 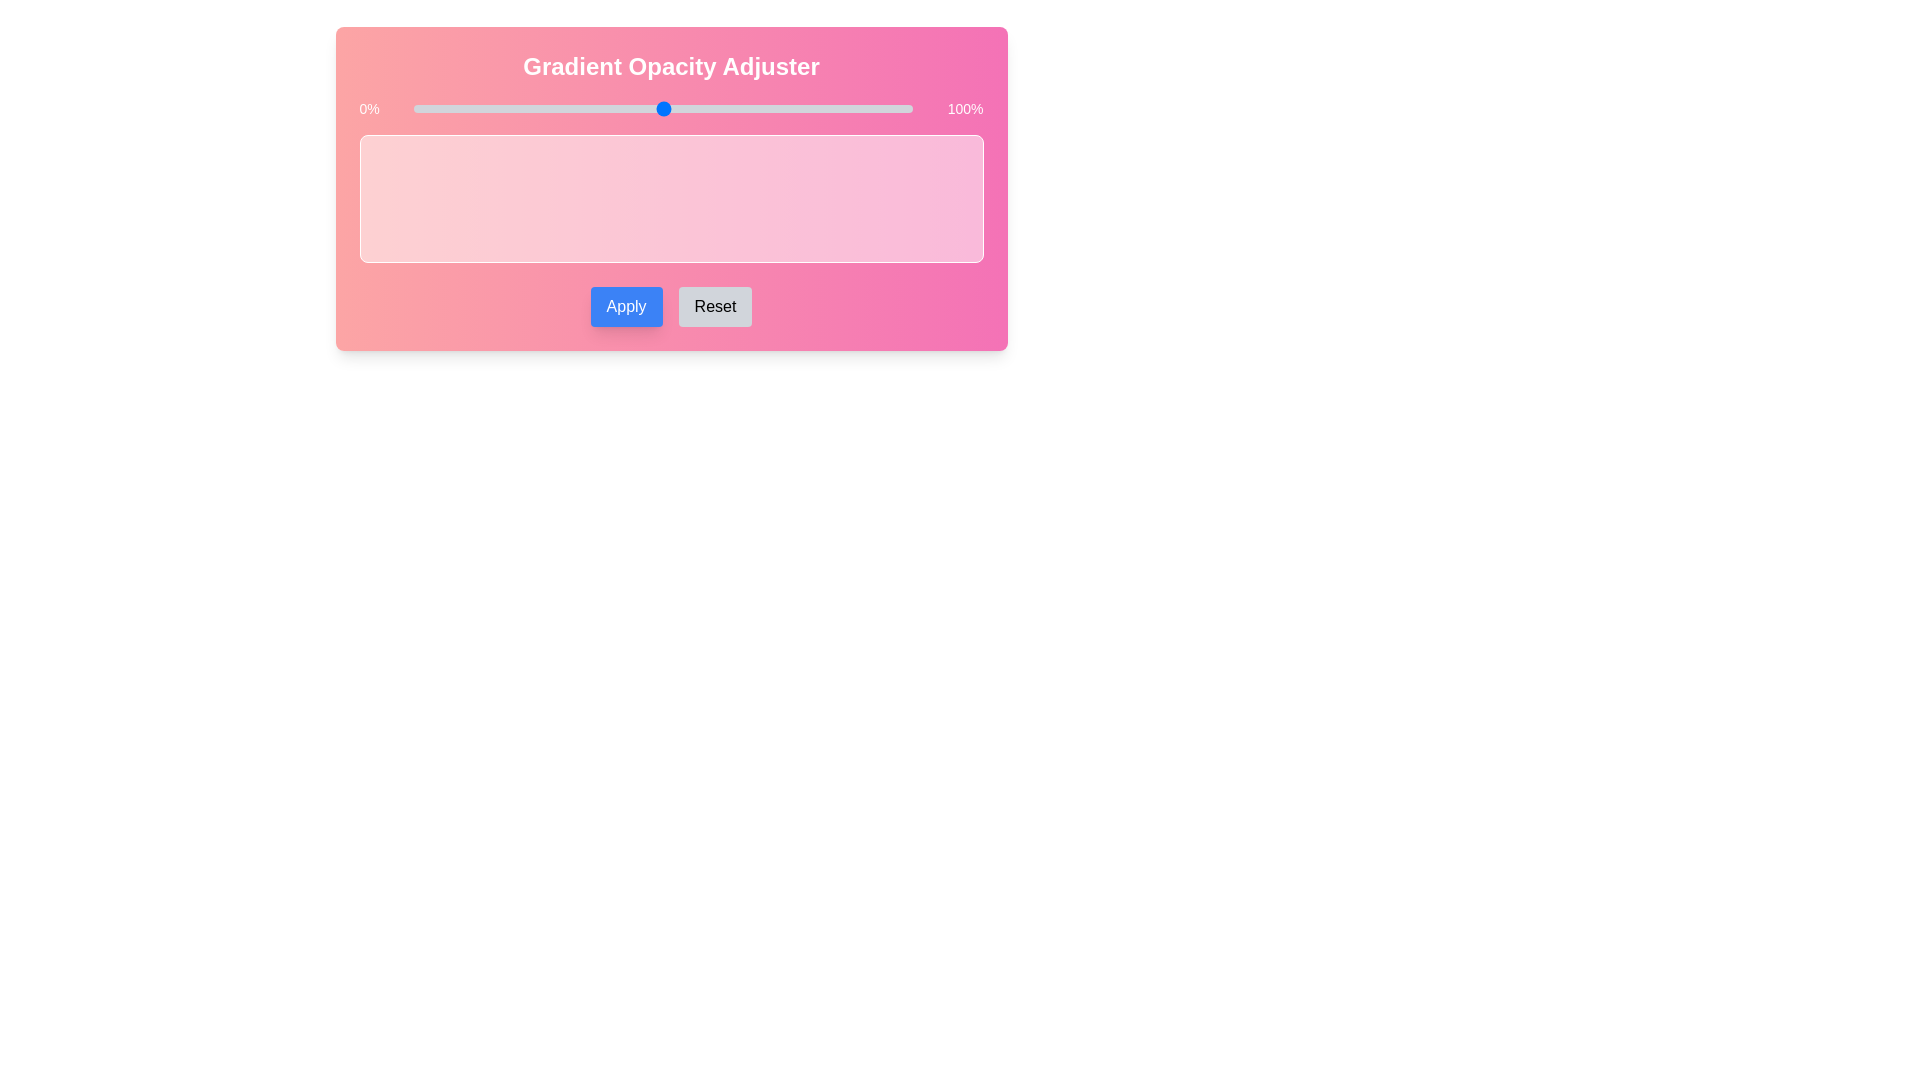 What do you see at coordinates (488, 108) in the screenshot?
I see `the opacity to 15% using the slider` at bounding box center [488, 108].